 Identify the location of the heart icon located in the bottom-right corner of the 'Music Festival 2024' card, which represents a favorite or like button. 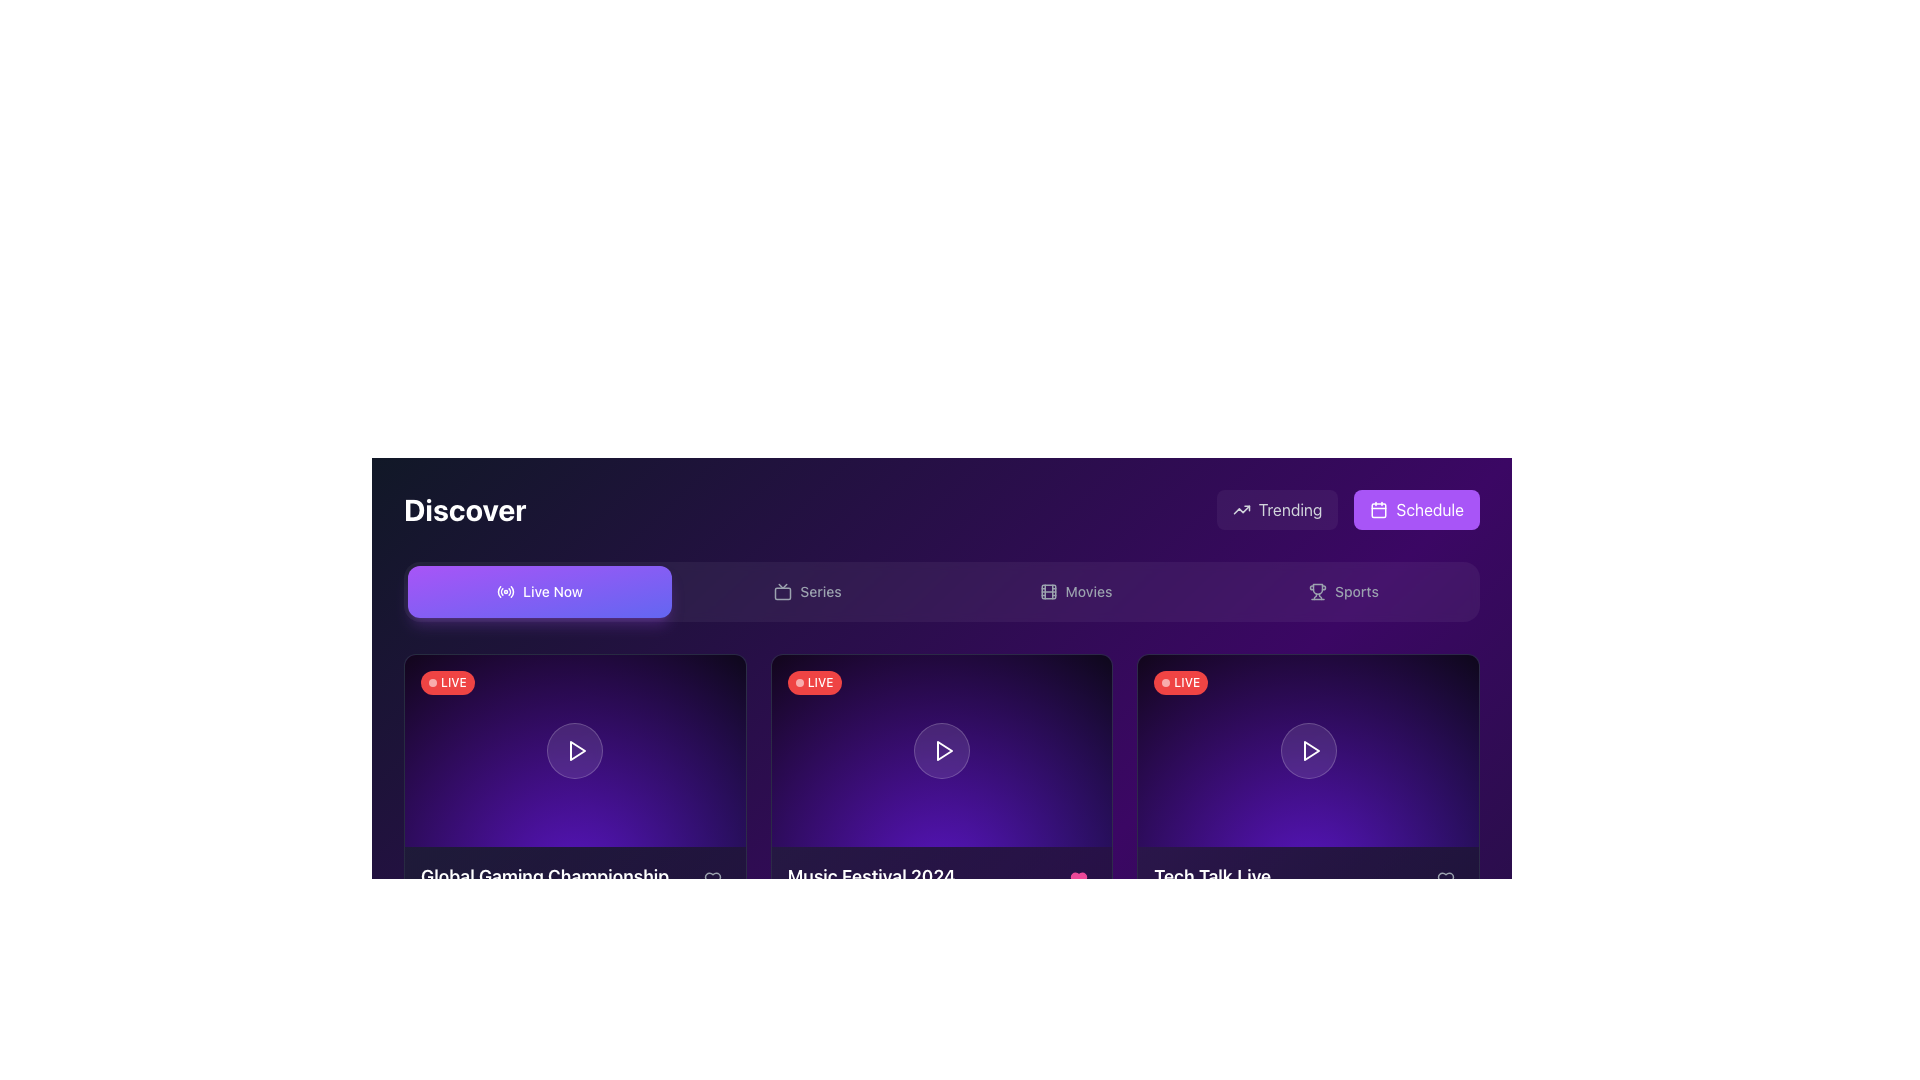
(712, 878).